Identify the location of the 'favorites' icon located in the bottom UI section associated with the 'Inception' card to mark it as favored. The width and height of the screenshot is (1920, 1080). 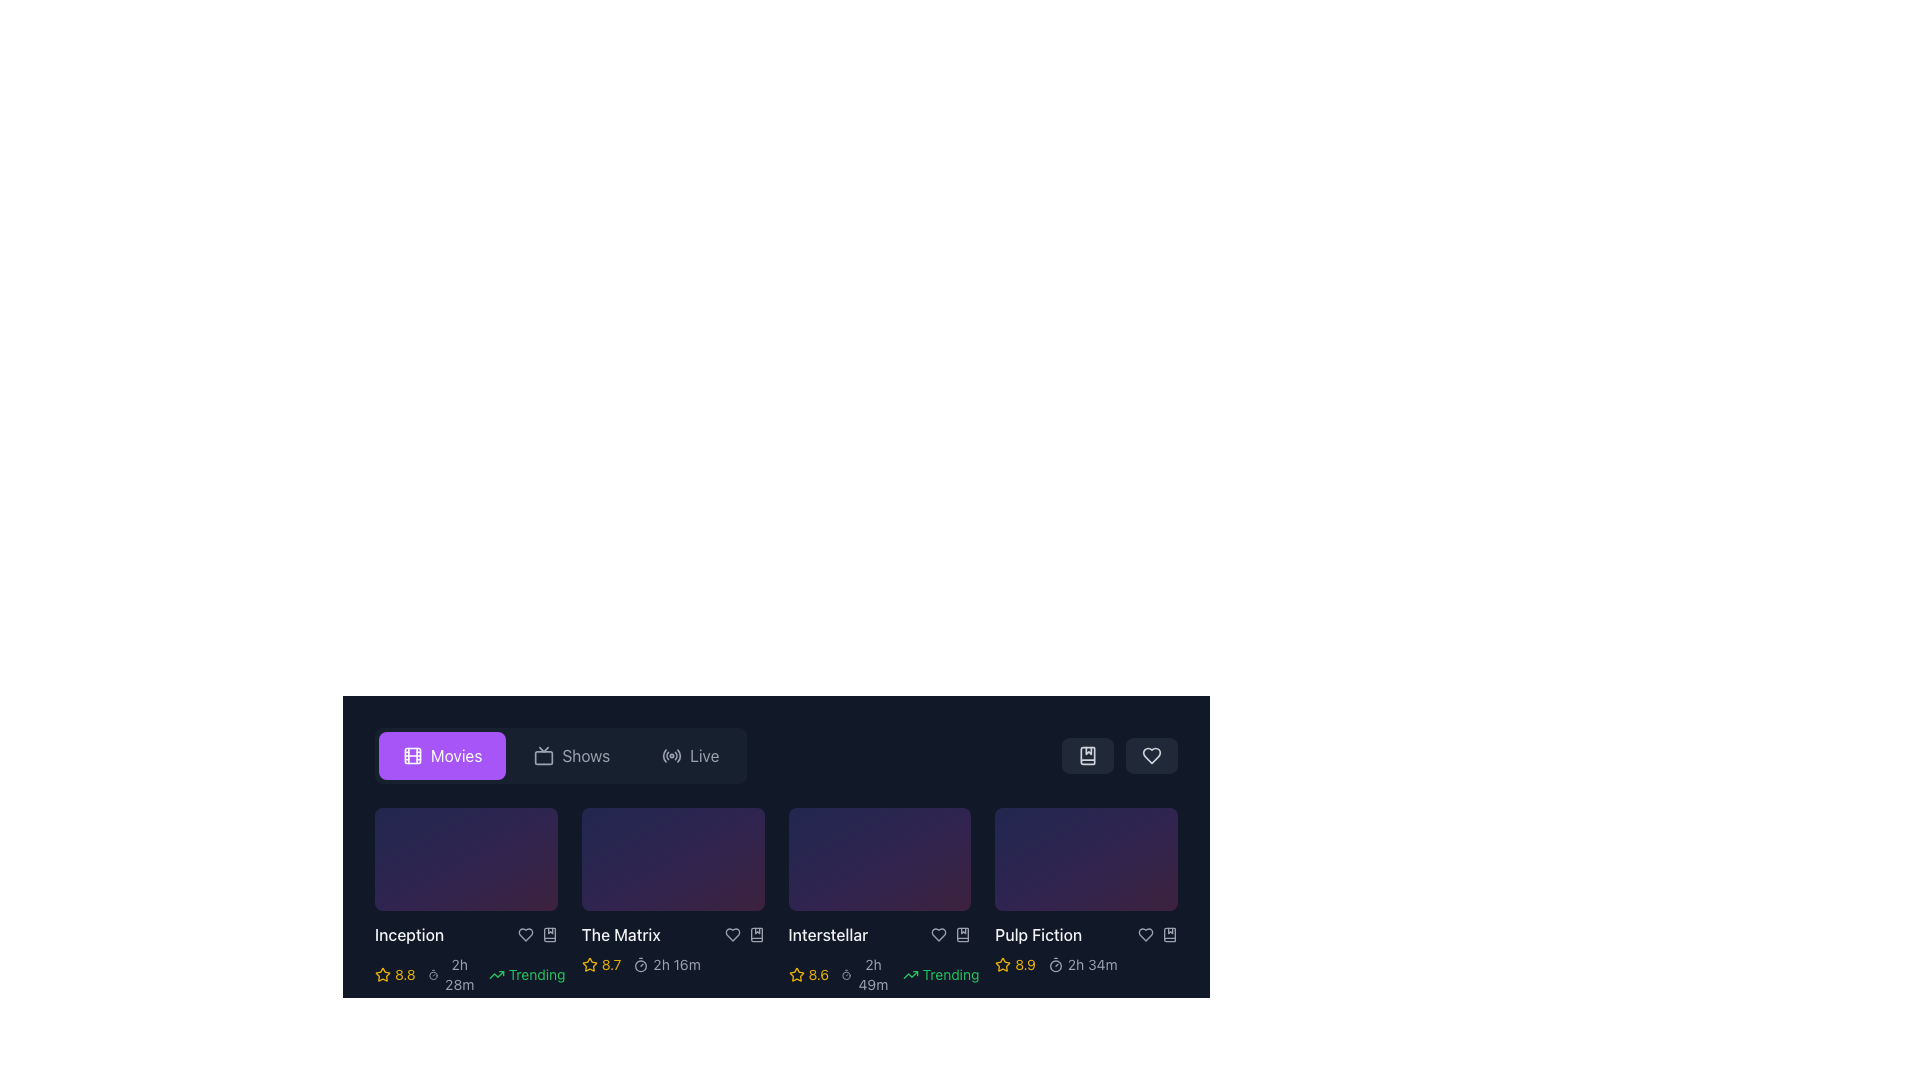
(525, 934).